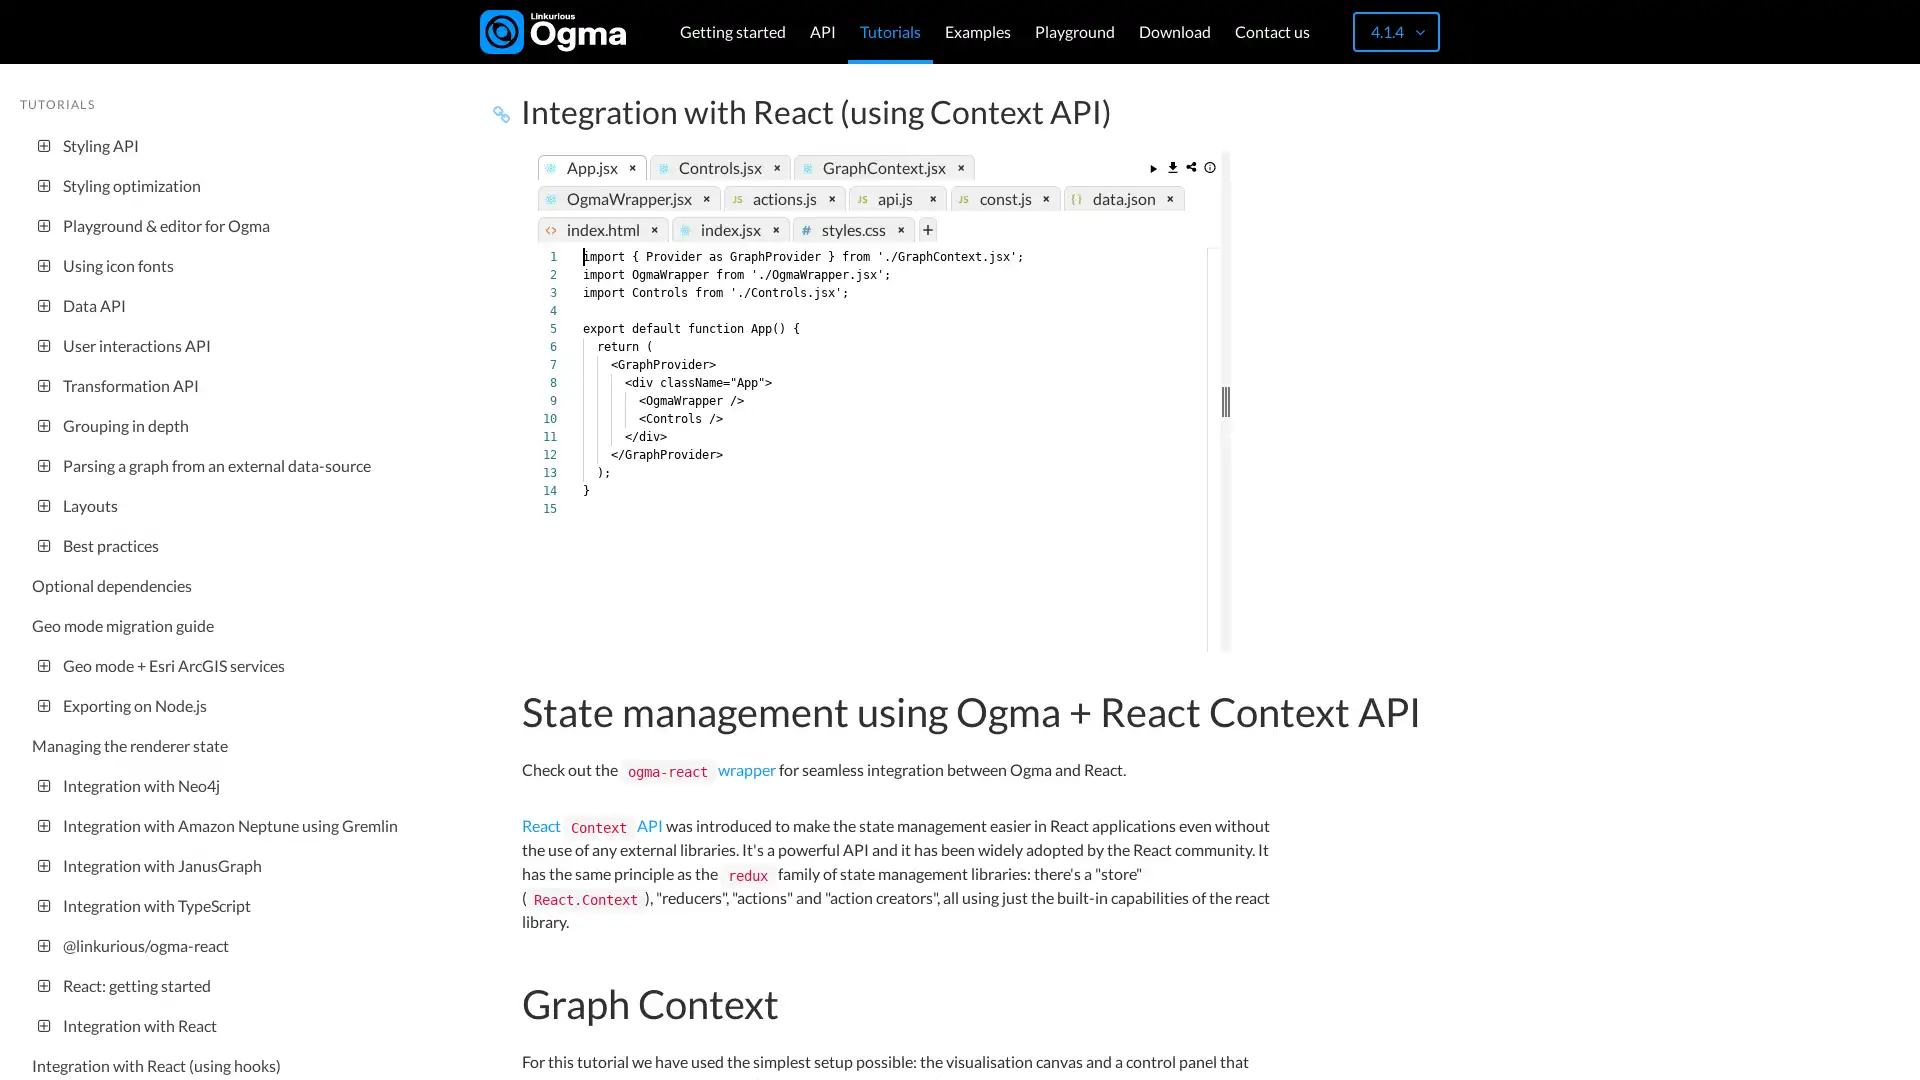  What do you see at coordinates (1395, 31) in the screenshot?
I see `4.1.4` at bounding box center [1395, 31].